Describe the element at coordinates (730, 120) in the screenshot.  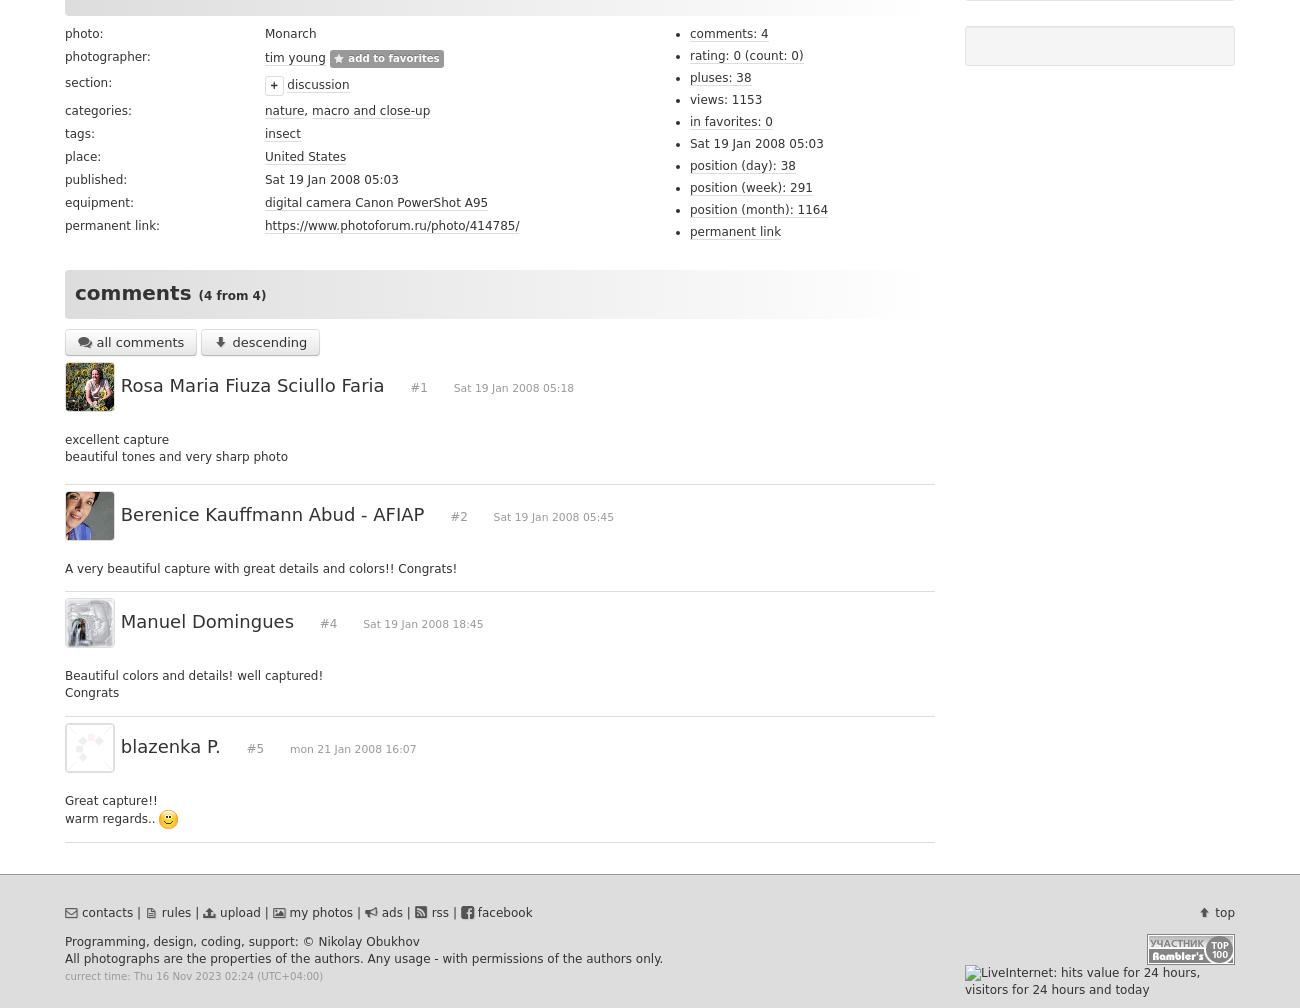
I see `'in favorites: 0'` at that location.